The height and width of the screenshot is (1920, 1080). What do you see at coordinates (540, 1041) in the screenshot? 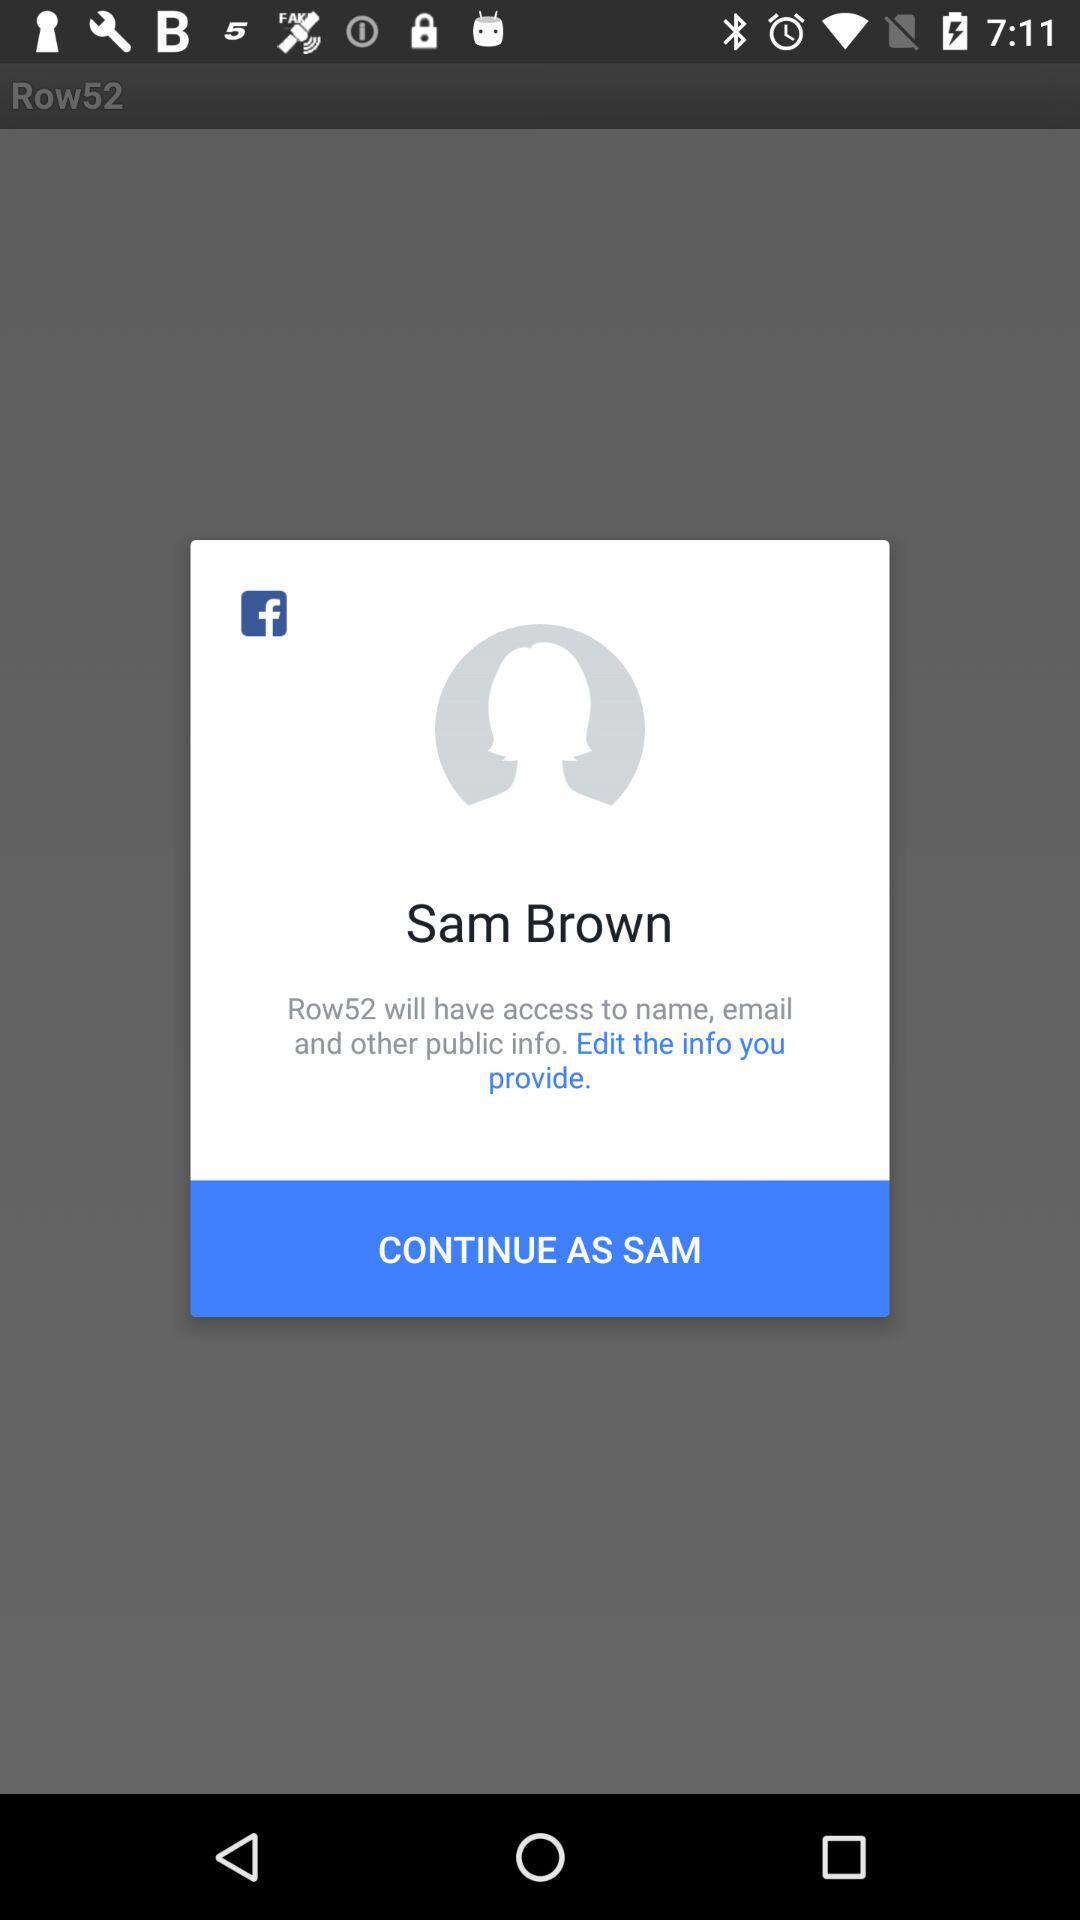
I see `icon above the continue as sam` at bounding box center [540, 1041].